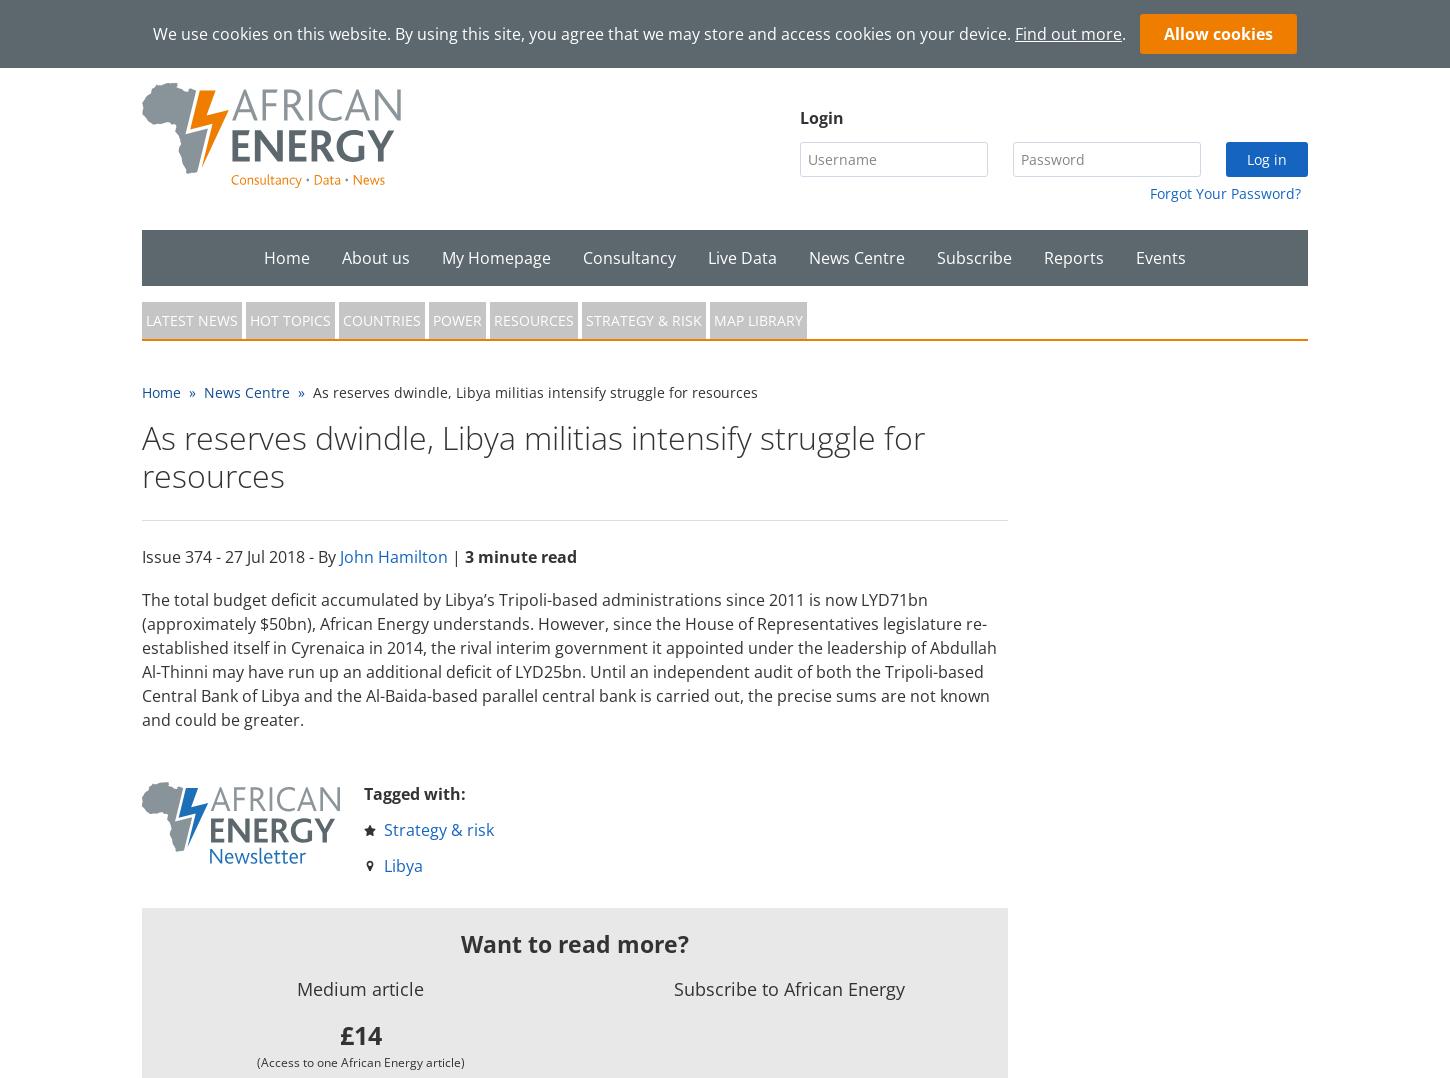 The image size is (1450, 1078). Describe the element at coordinates (973, 256) in the screenshot. I see `'Subscribe'` at that location.